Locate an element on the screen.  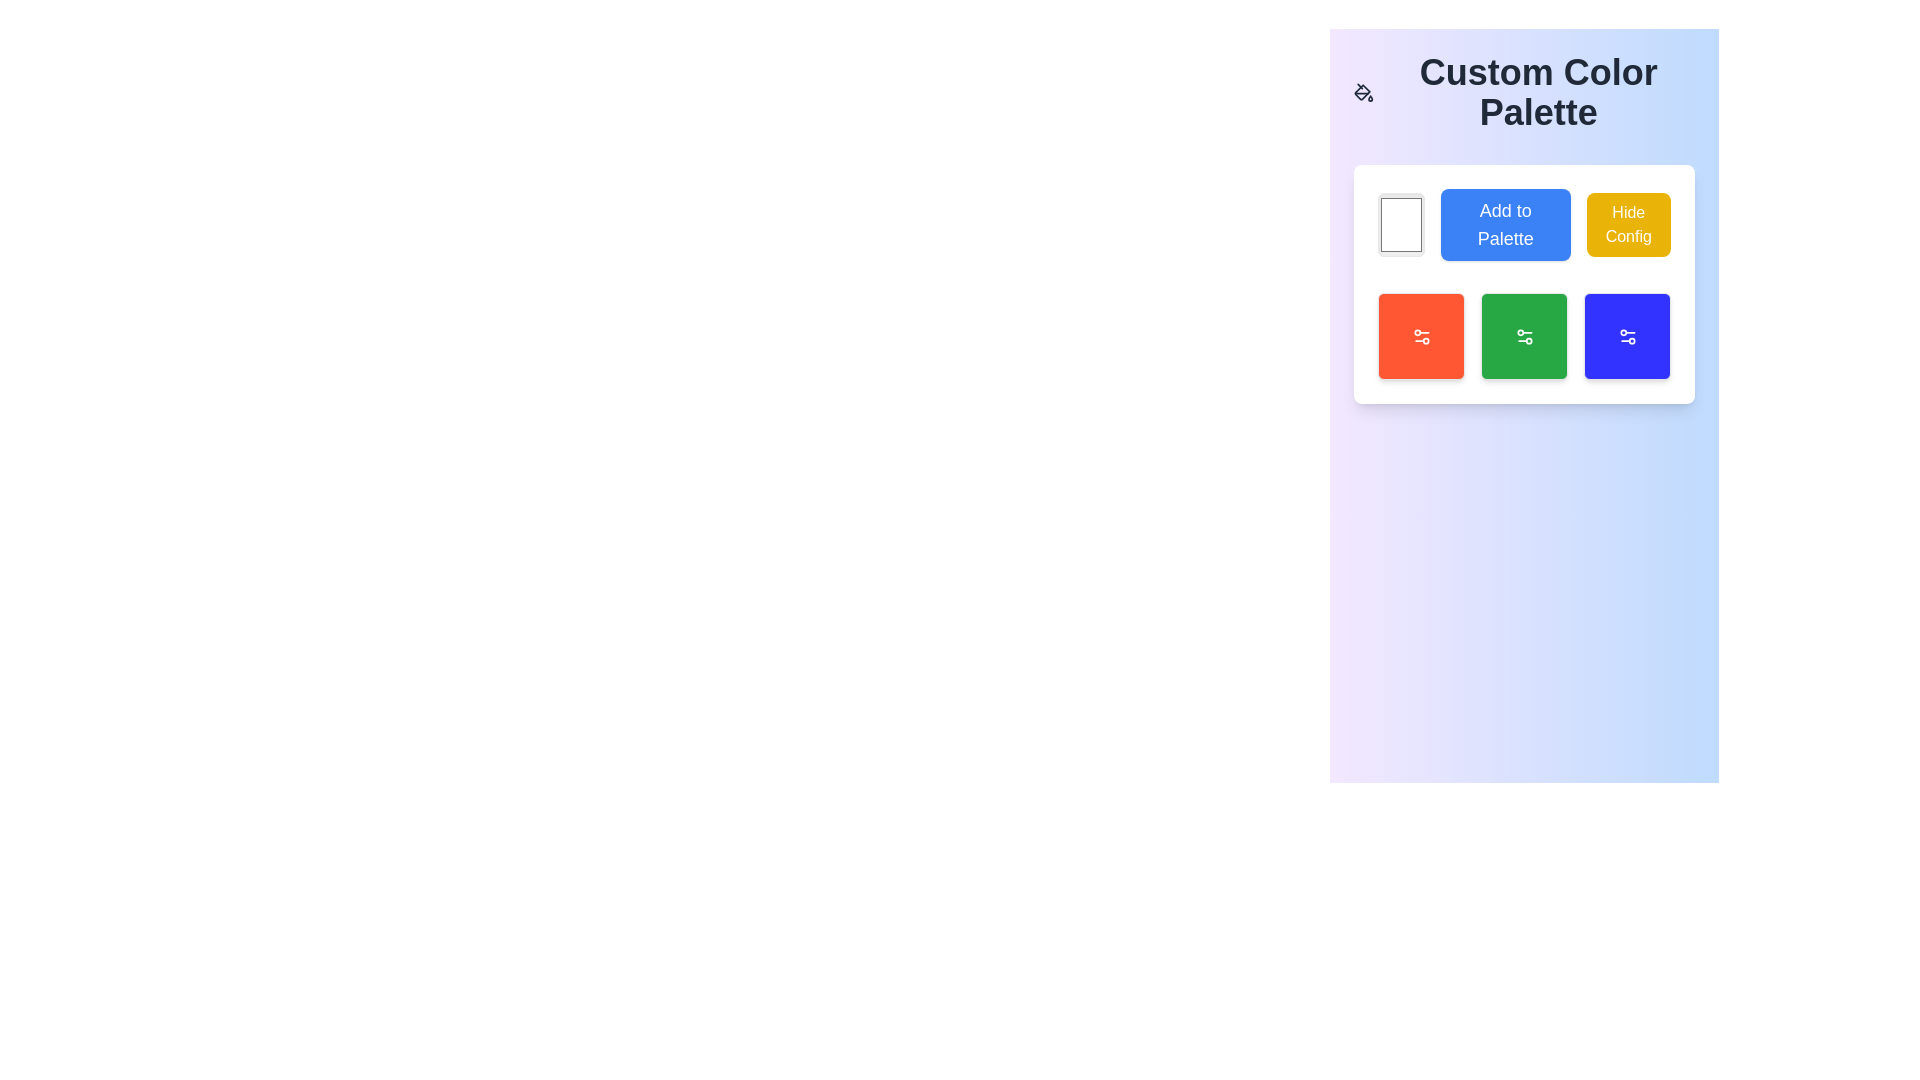
the leftmost color picker element in the row is located at coordinates (1400, 224).